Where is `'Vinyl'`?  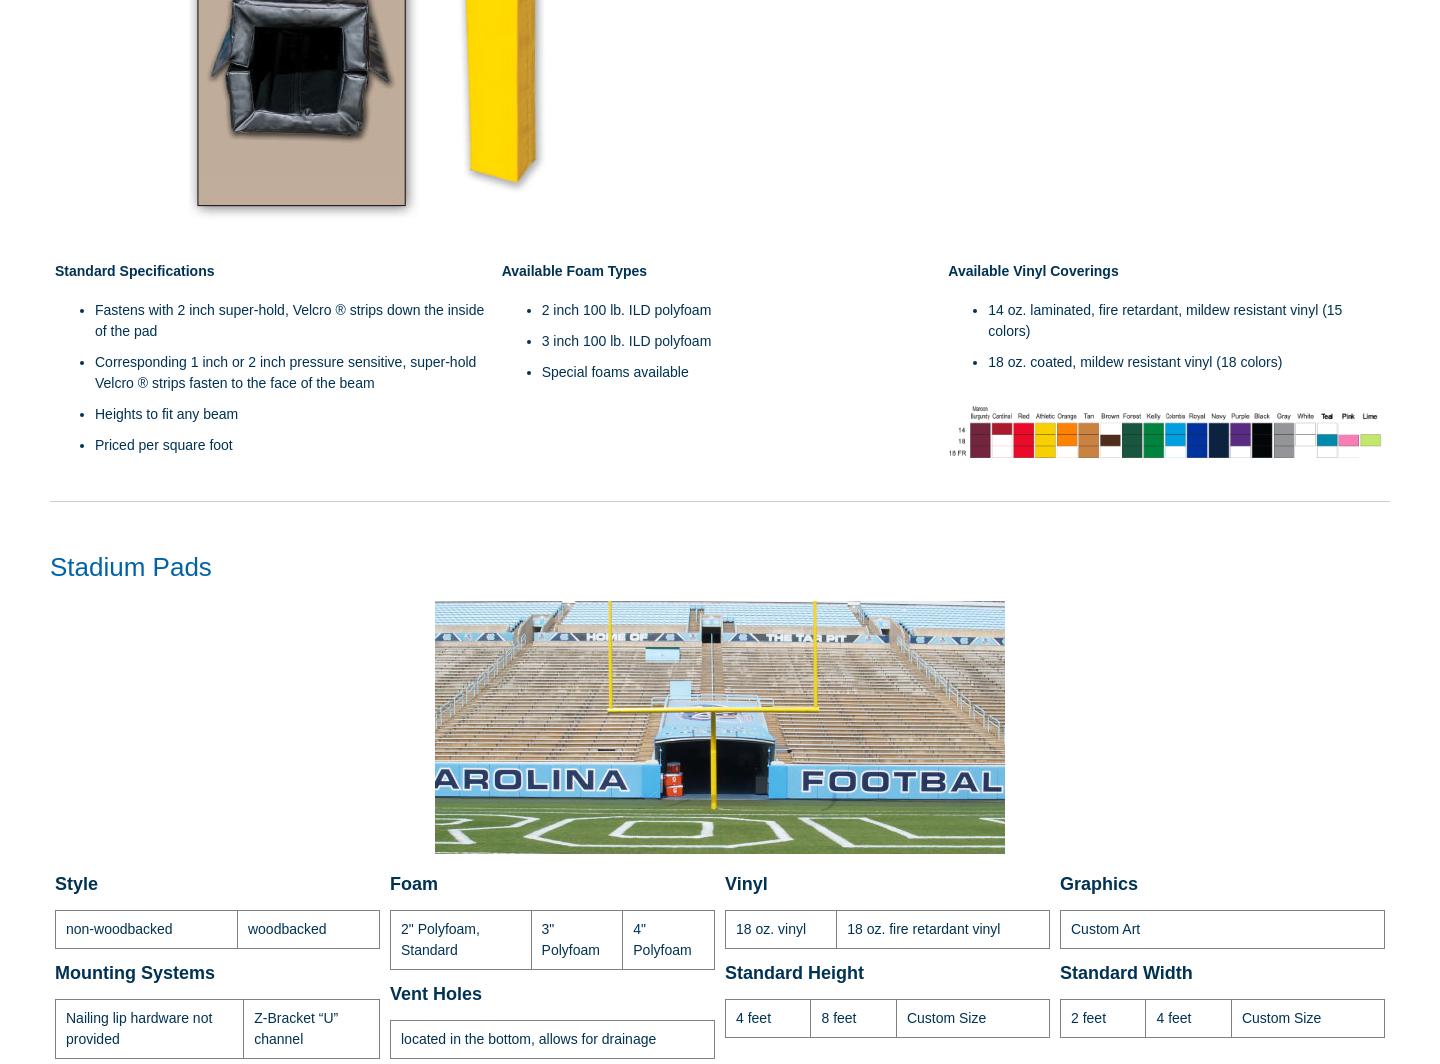
'Vinyl' is located at coordinates (745, 883).